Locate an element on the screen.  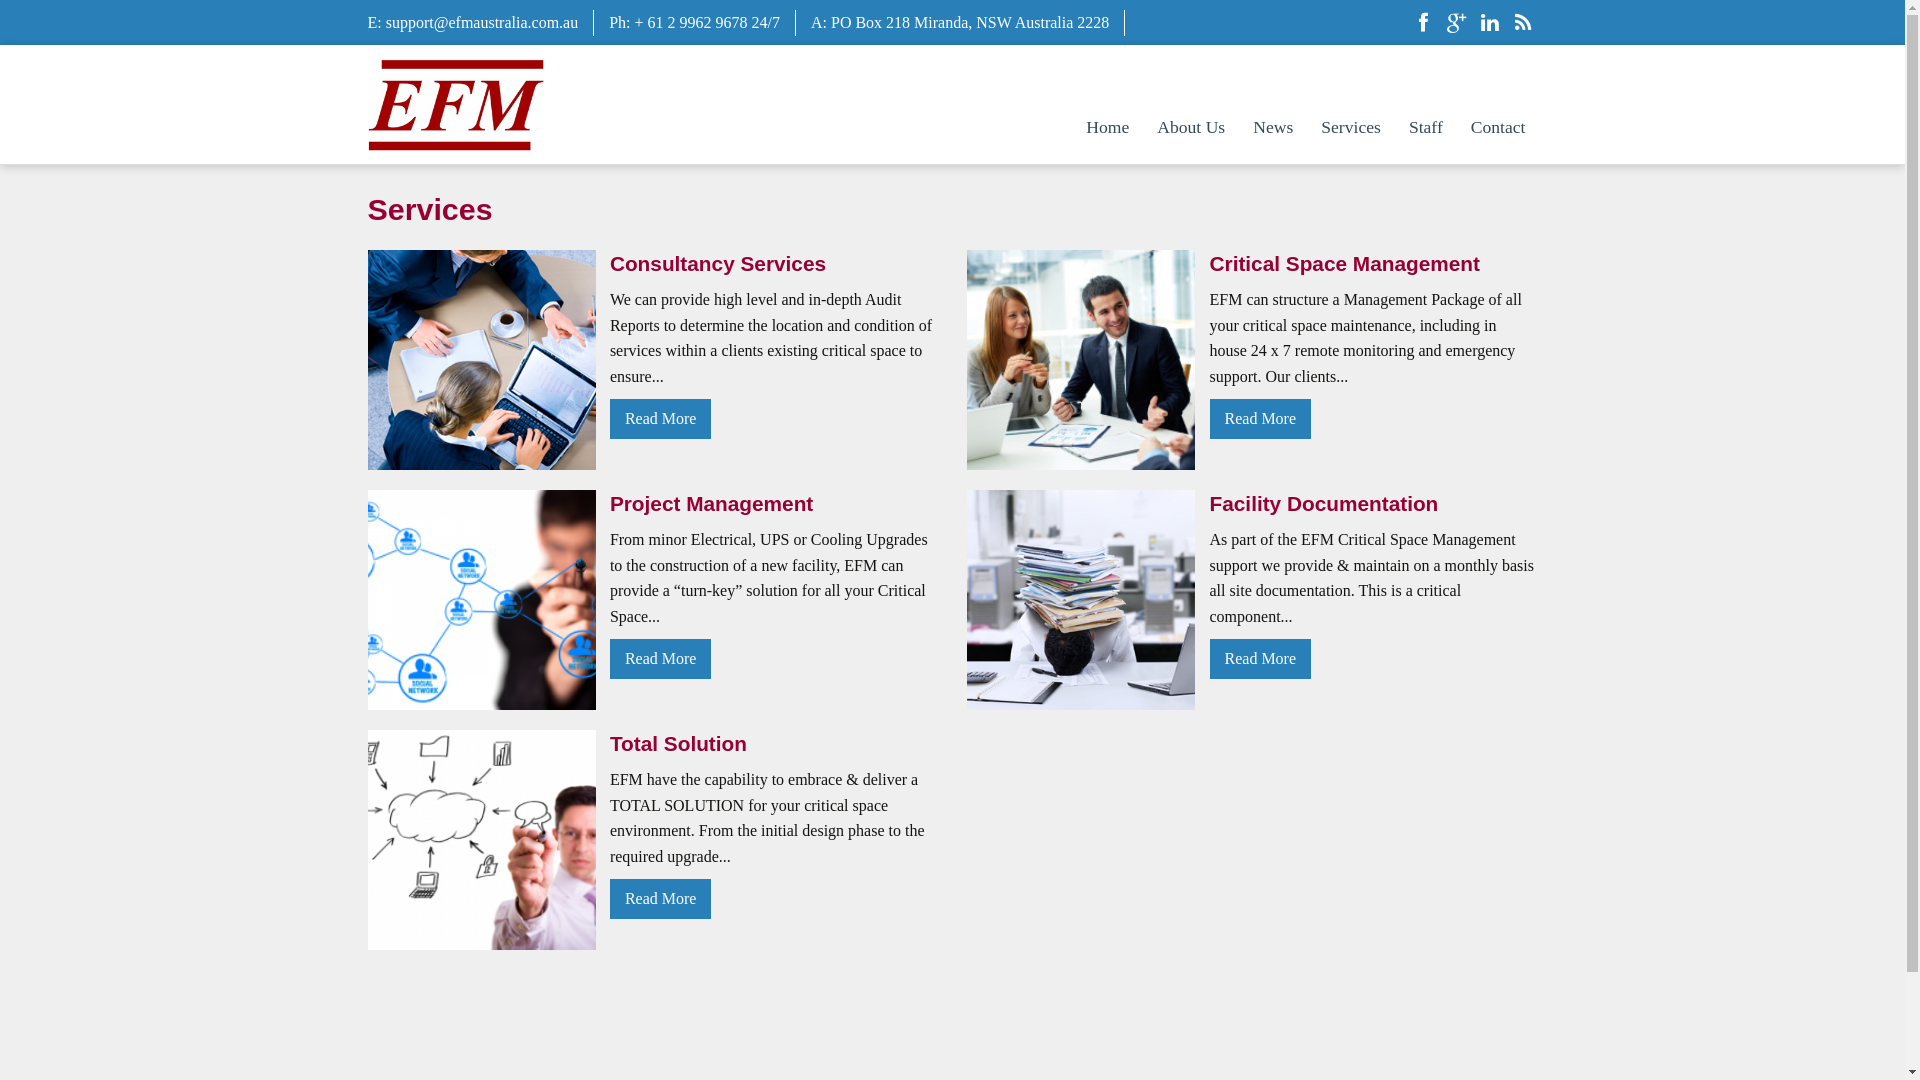
'Facility Documentation' is located at coordinates (1372, 502).